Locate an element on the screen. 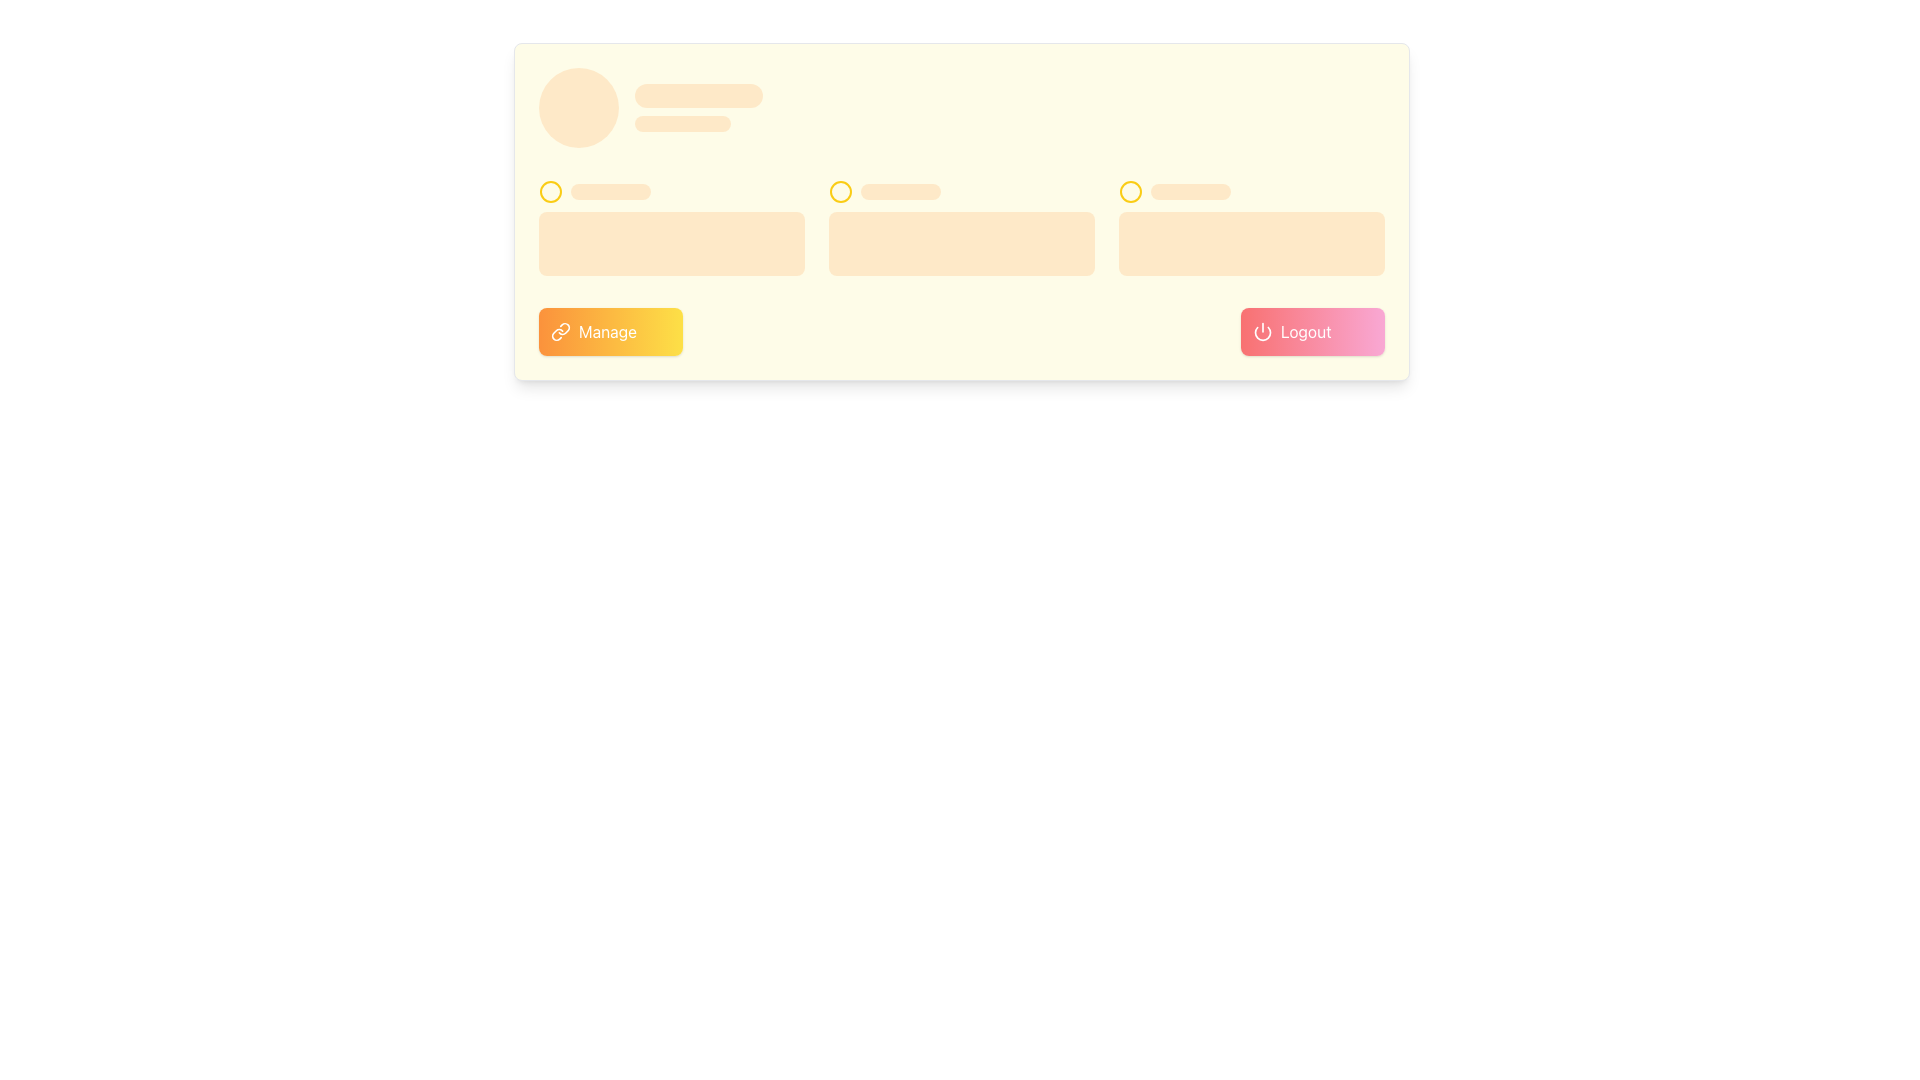 The width and height of the screenshot is (1920, 1080). the orange 'Manage' button which encloses the chain link icon is located at coordinates (560, 330).